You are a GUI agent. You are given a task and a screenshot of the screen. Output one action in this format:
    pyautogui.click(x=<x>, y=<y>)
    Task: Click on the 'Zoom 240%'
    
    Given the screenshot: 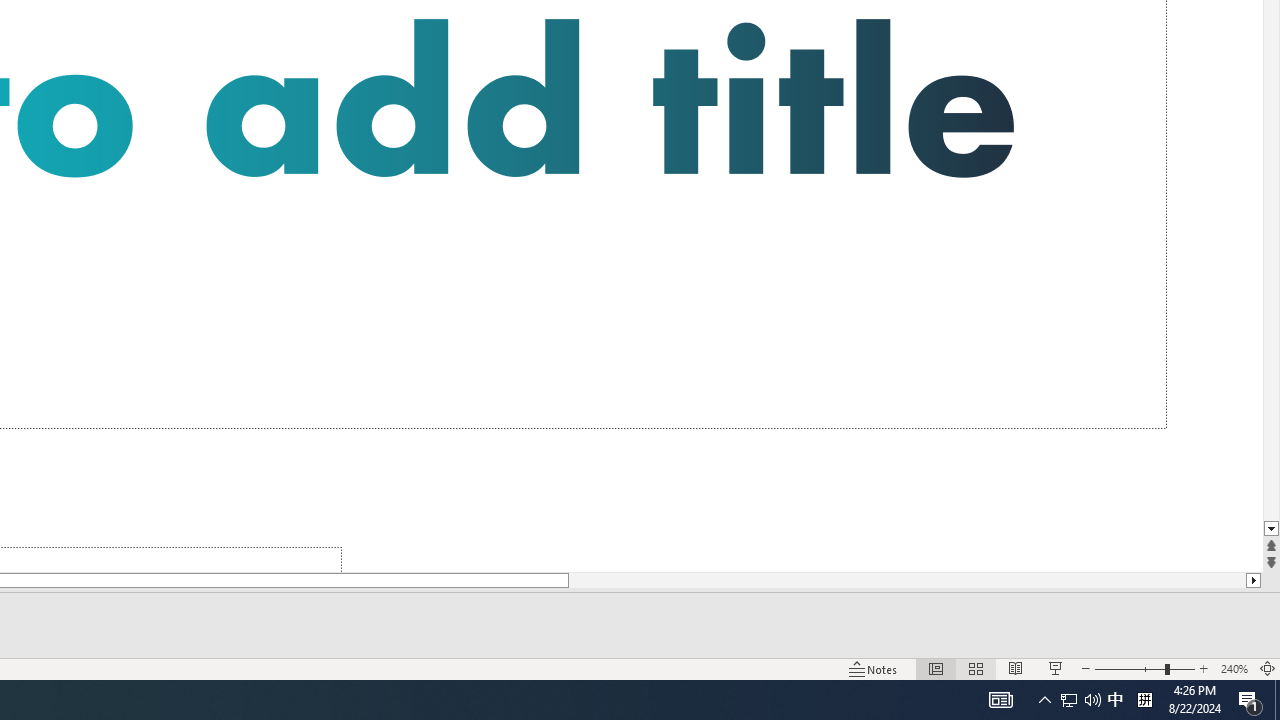 What is the action you would take?
    pyautogui.click(x=1233, y=669)
    